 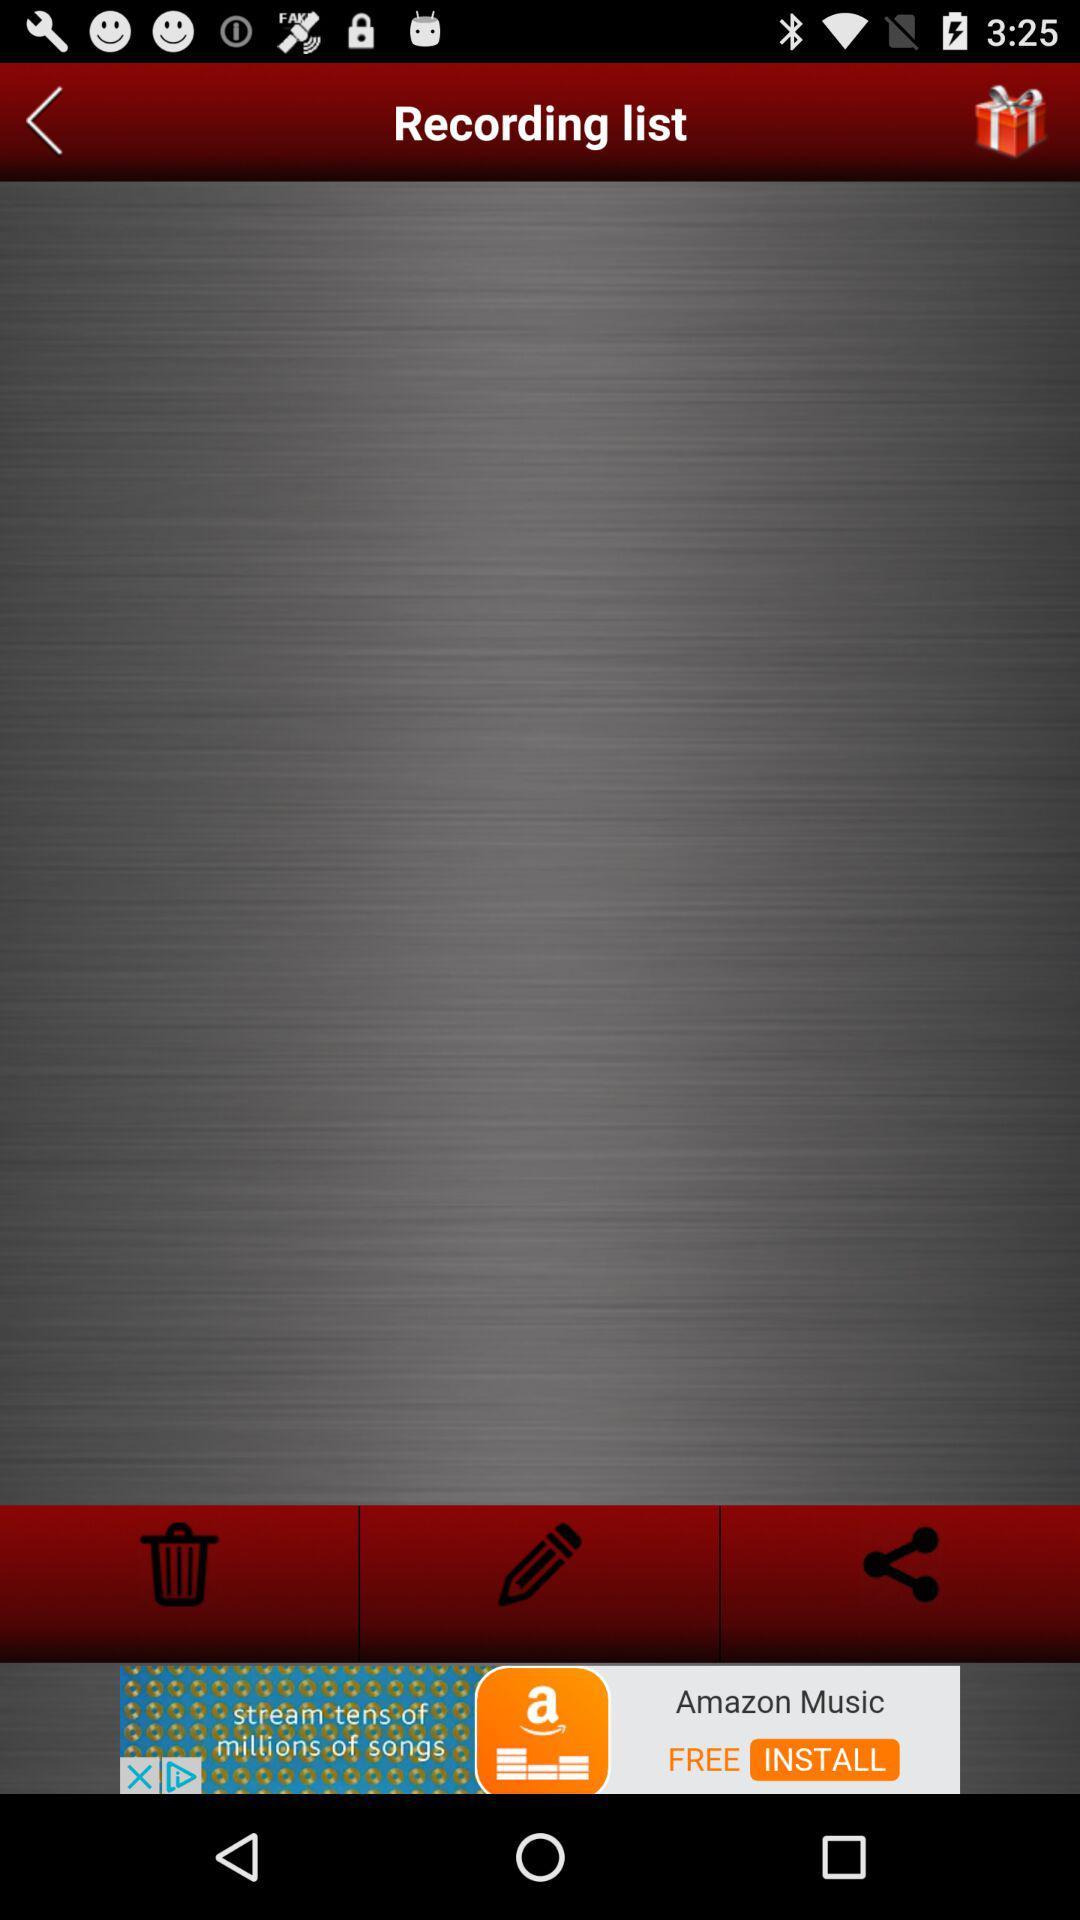 I want to click on the arrow_backward icon, so click(x=900, y=1674).